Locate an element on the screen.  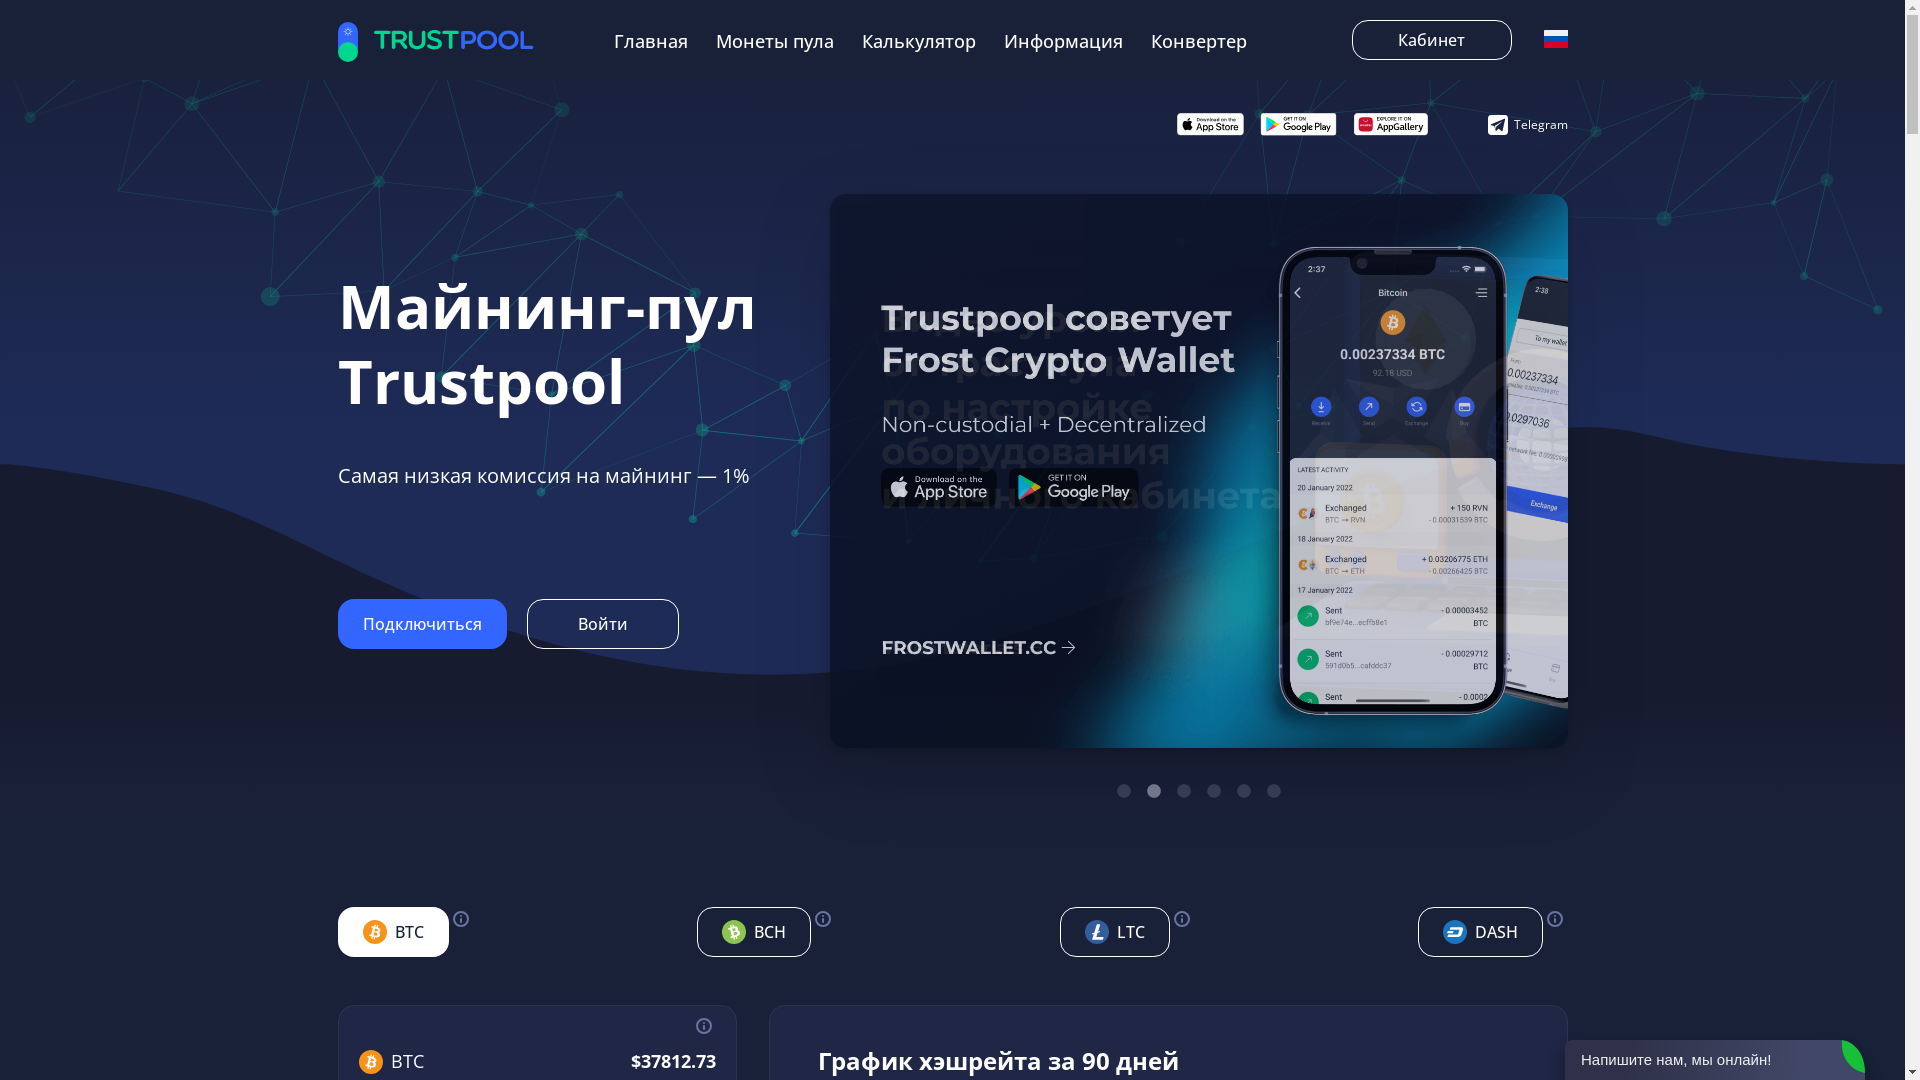
'6' is located at coordinates (1272, 790).